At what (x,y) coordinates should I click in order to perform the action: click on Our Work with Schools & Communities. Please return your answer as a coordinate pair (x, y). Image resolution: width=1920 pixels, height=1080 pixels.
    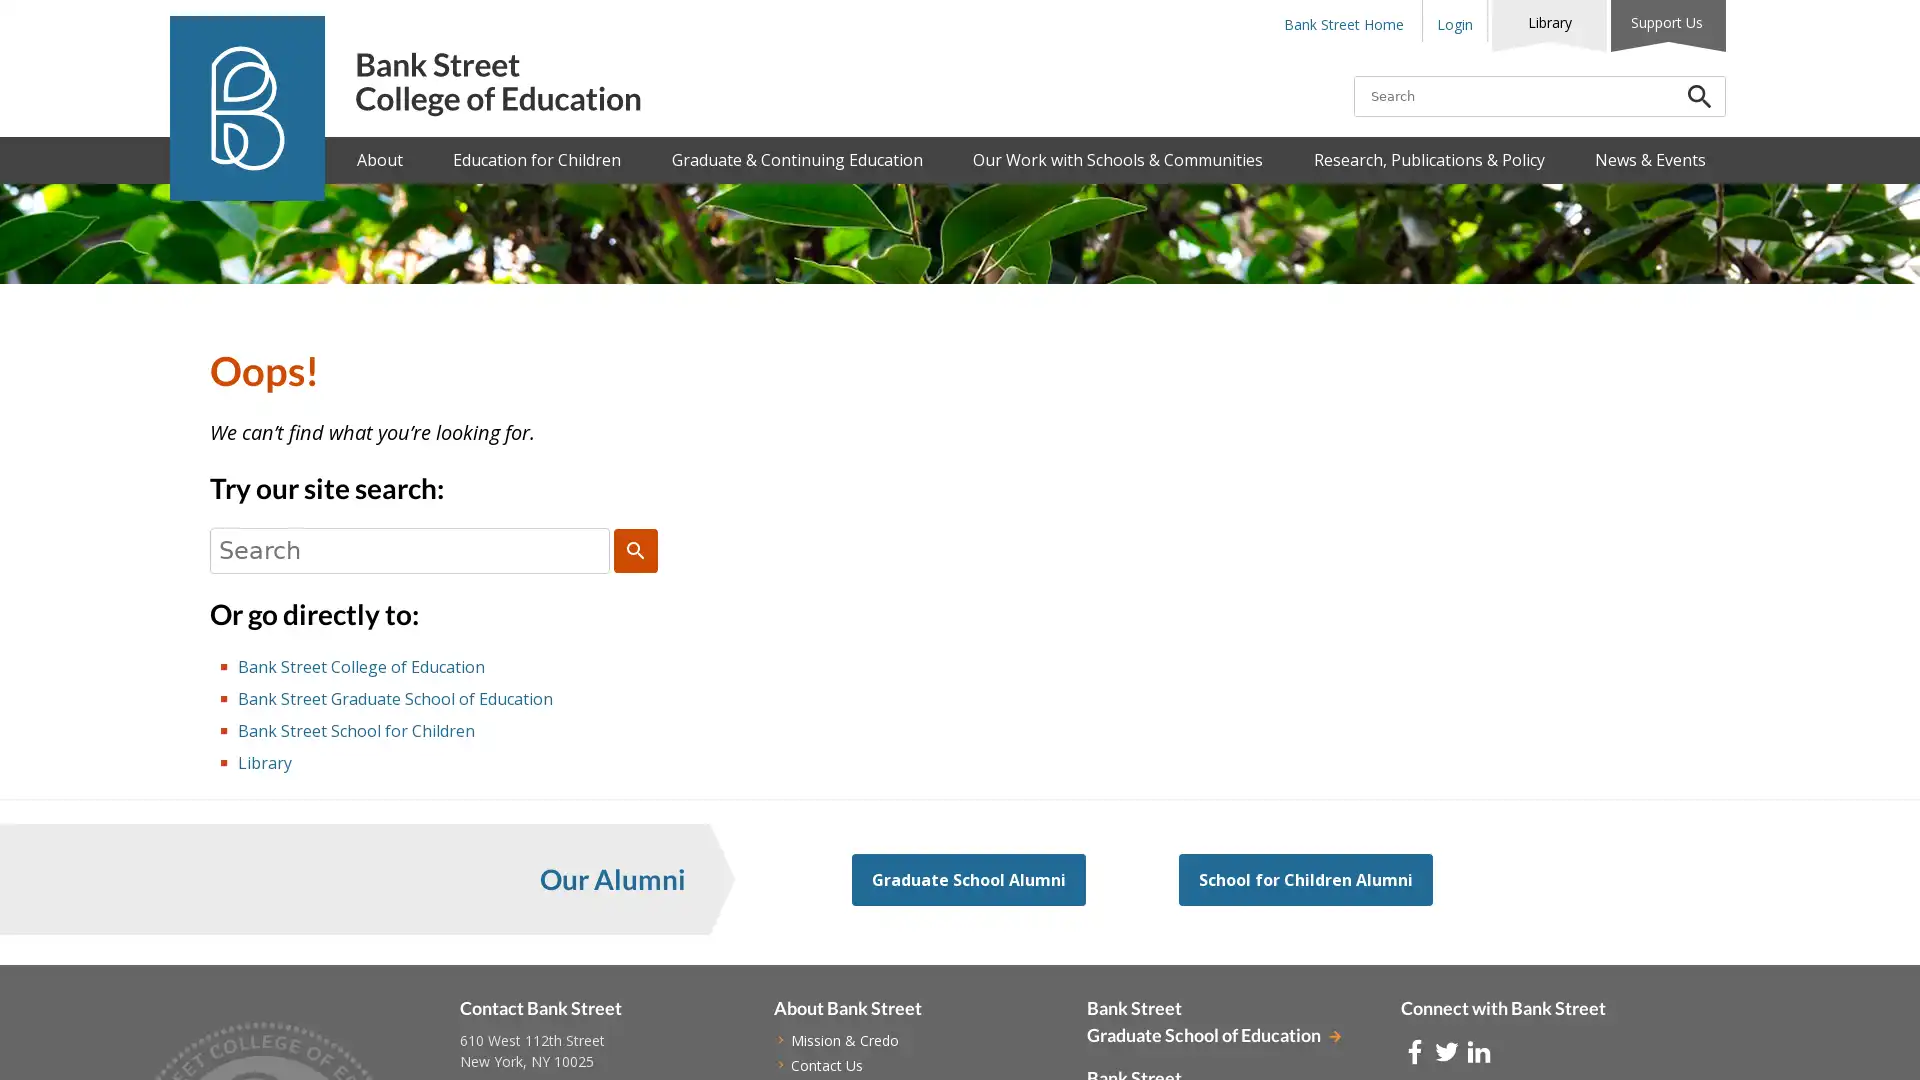
    Looking at the image, I should click on (1117, 159).